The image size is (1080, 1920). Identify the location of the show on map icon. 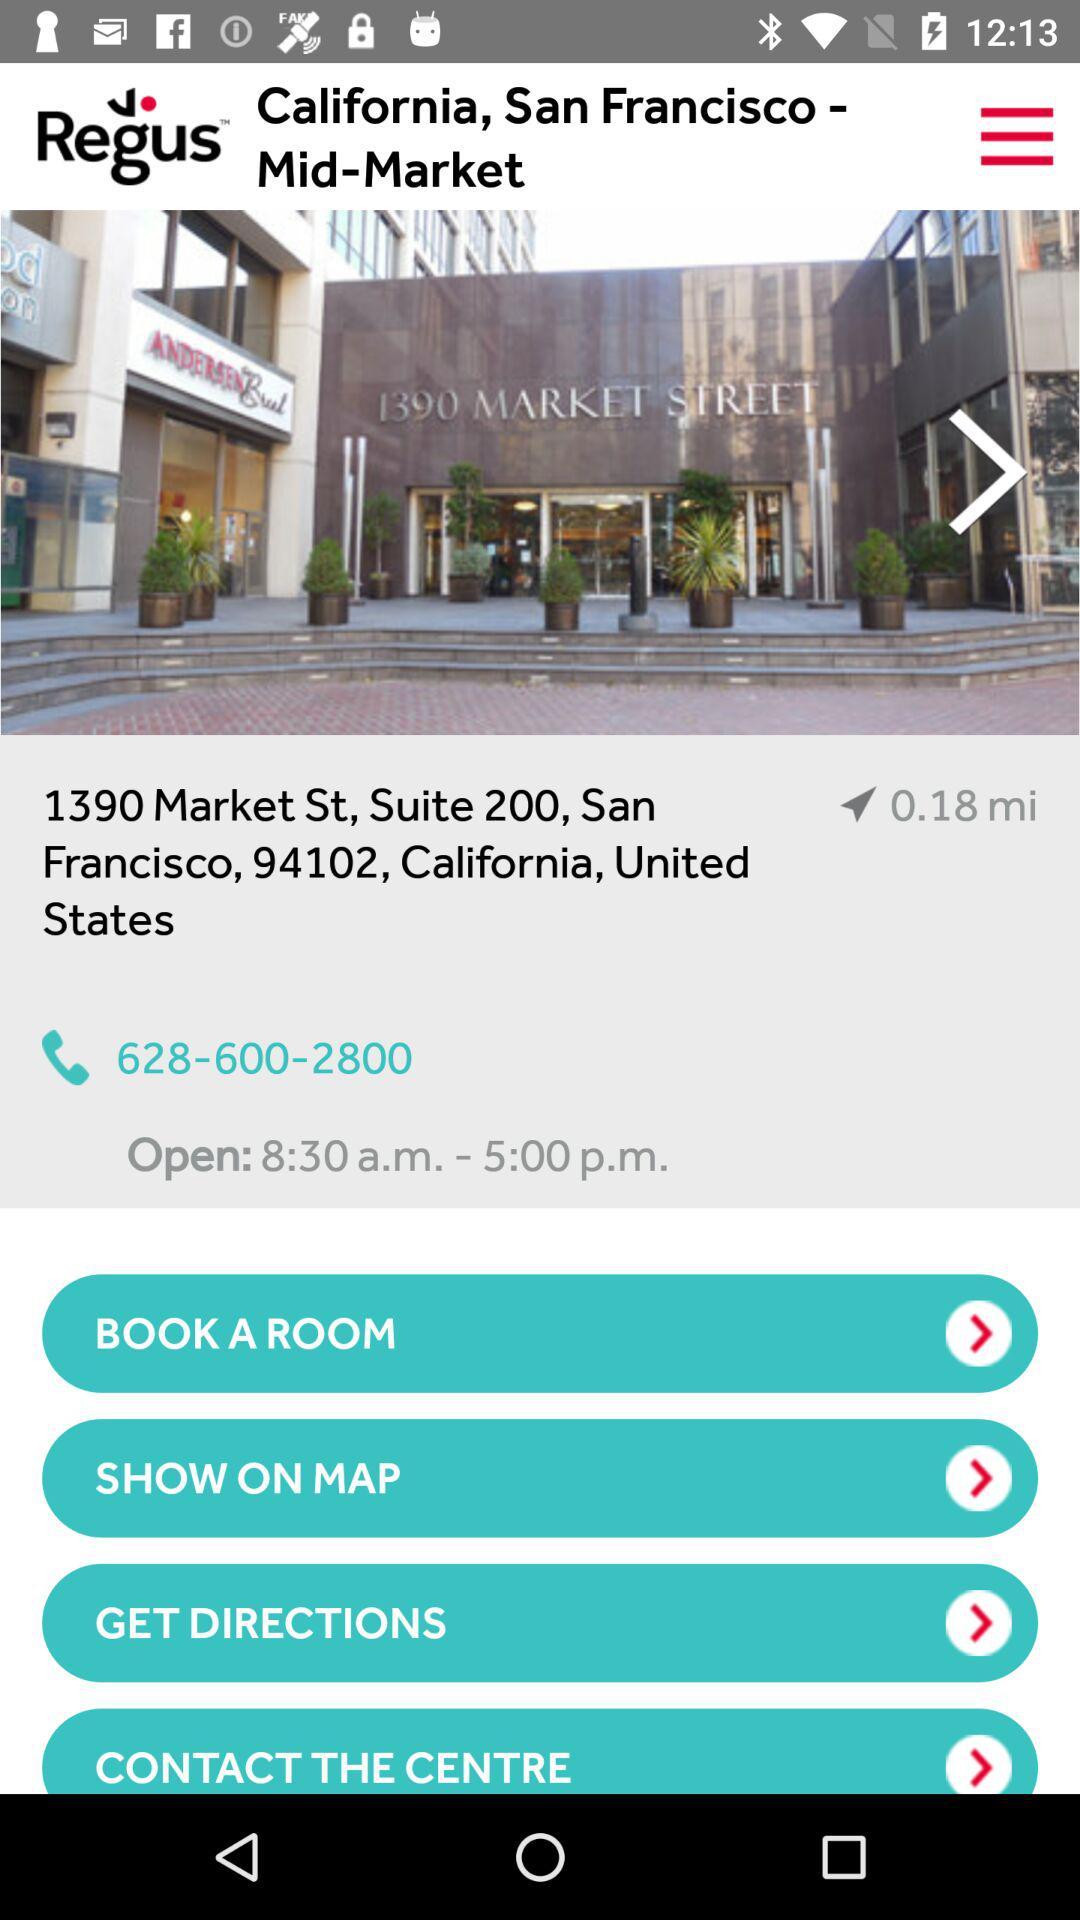
(540, 1478).